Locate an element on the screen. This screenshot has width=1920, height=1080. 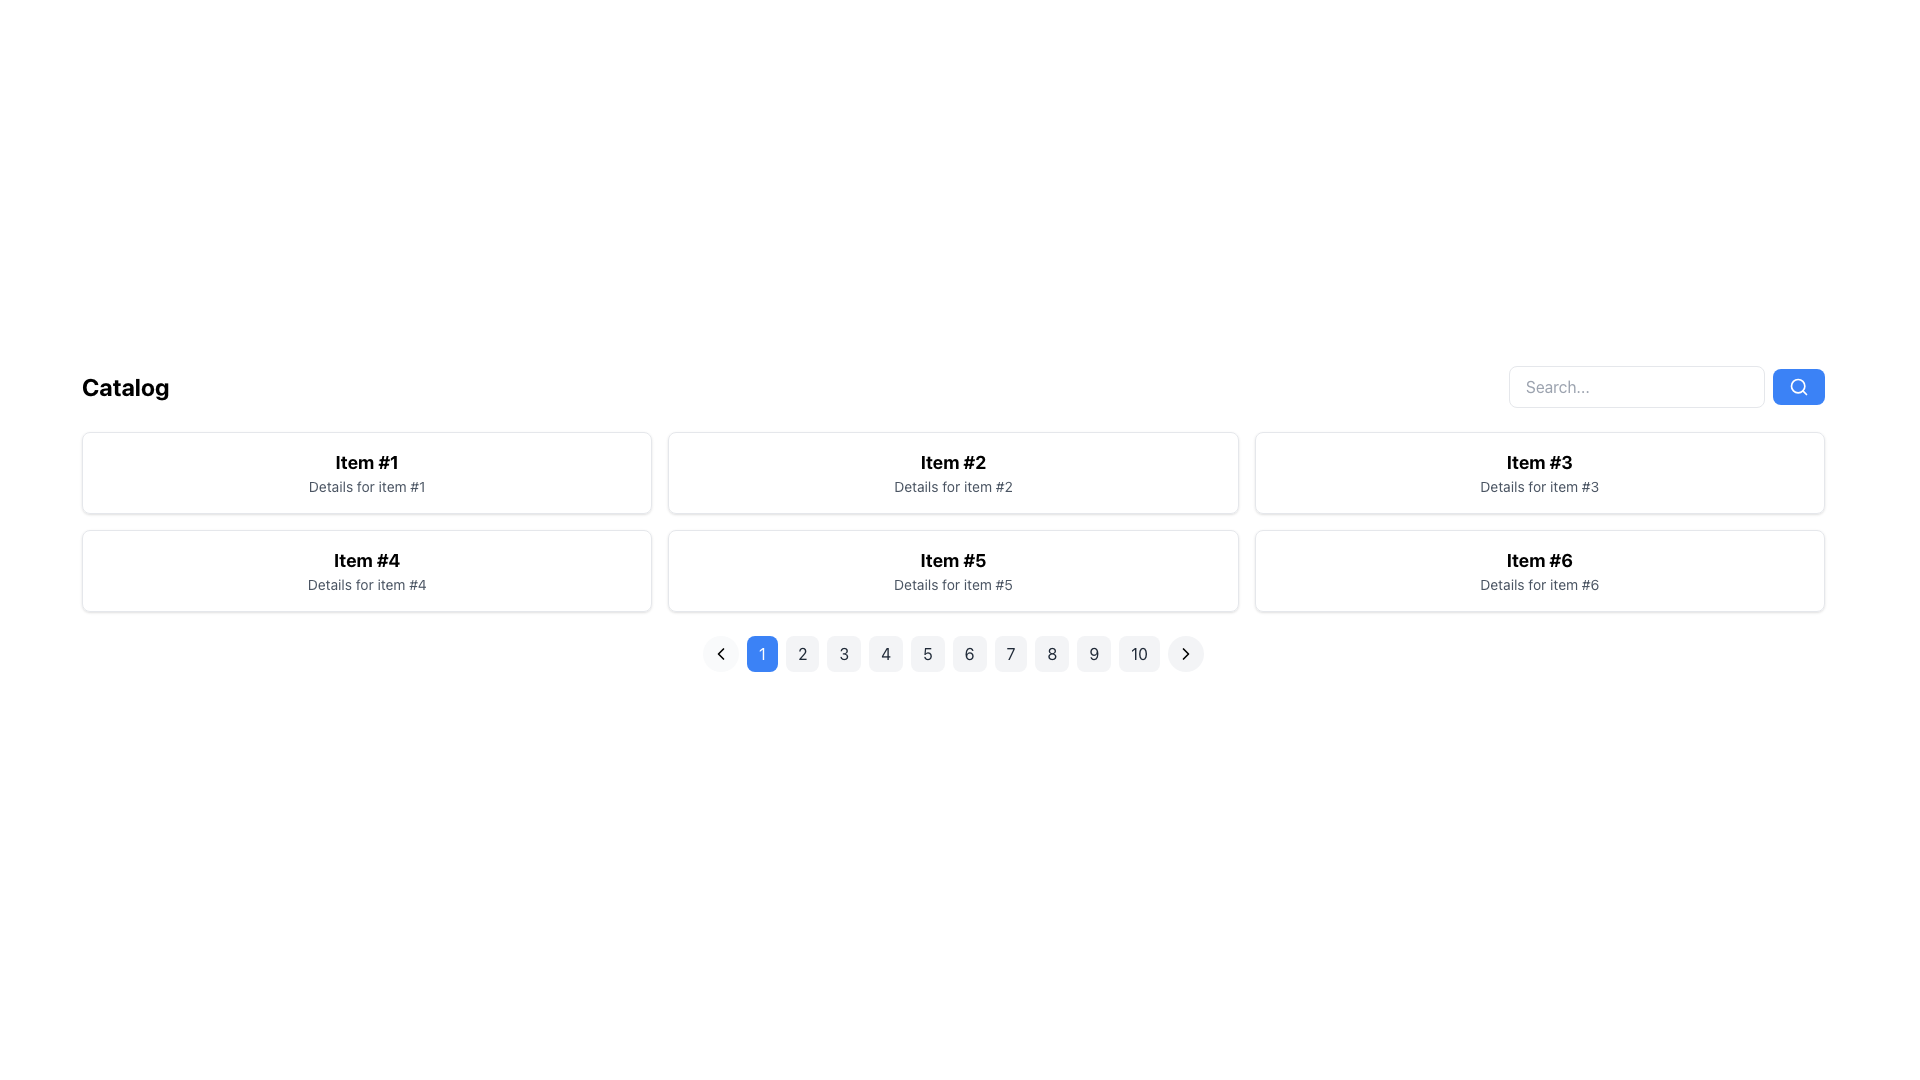
the right-facing chevron icon button located at the far right of the pagination bar to trigger the highlighting effect is located at coordinates (1185, 654).